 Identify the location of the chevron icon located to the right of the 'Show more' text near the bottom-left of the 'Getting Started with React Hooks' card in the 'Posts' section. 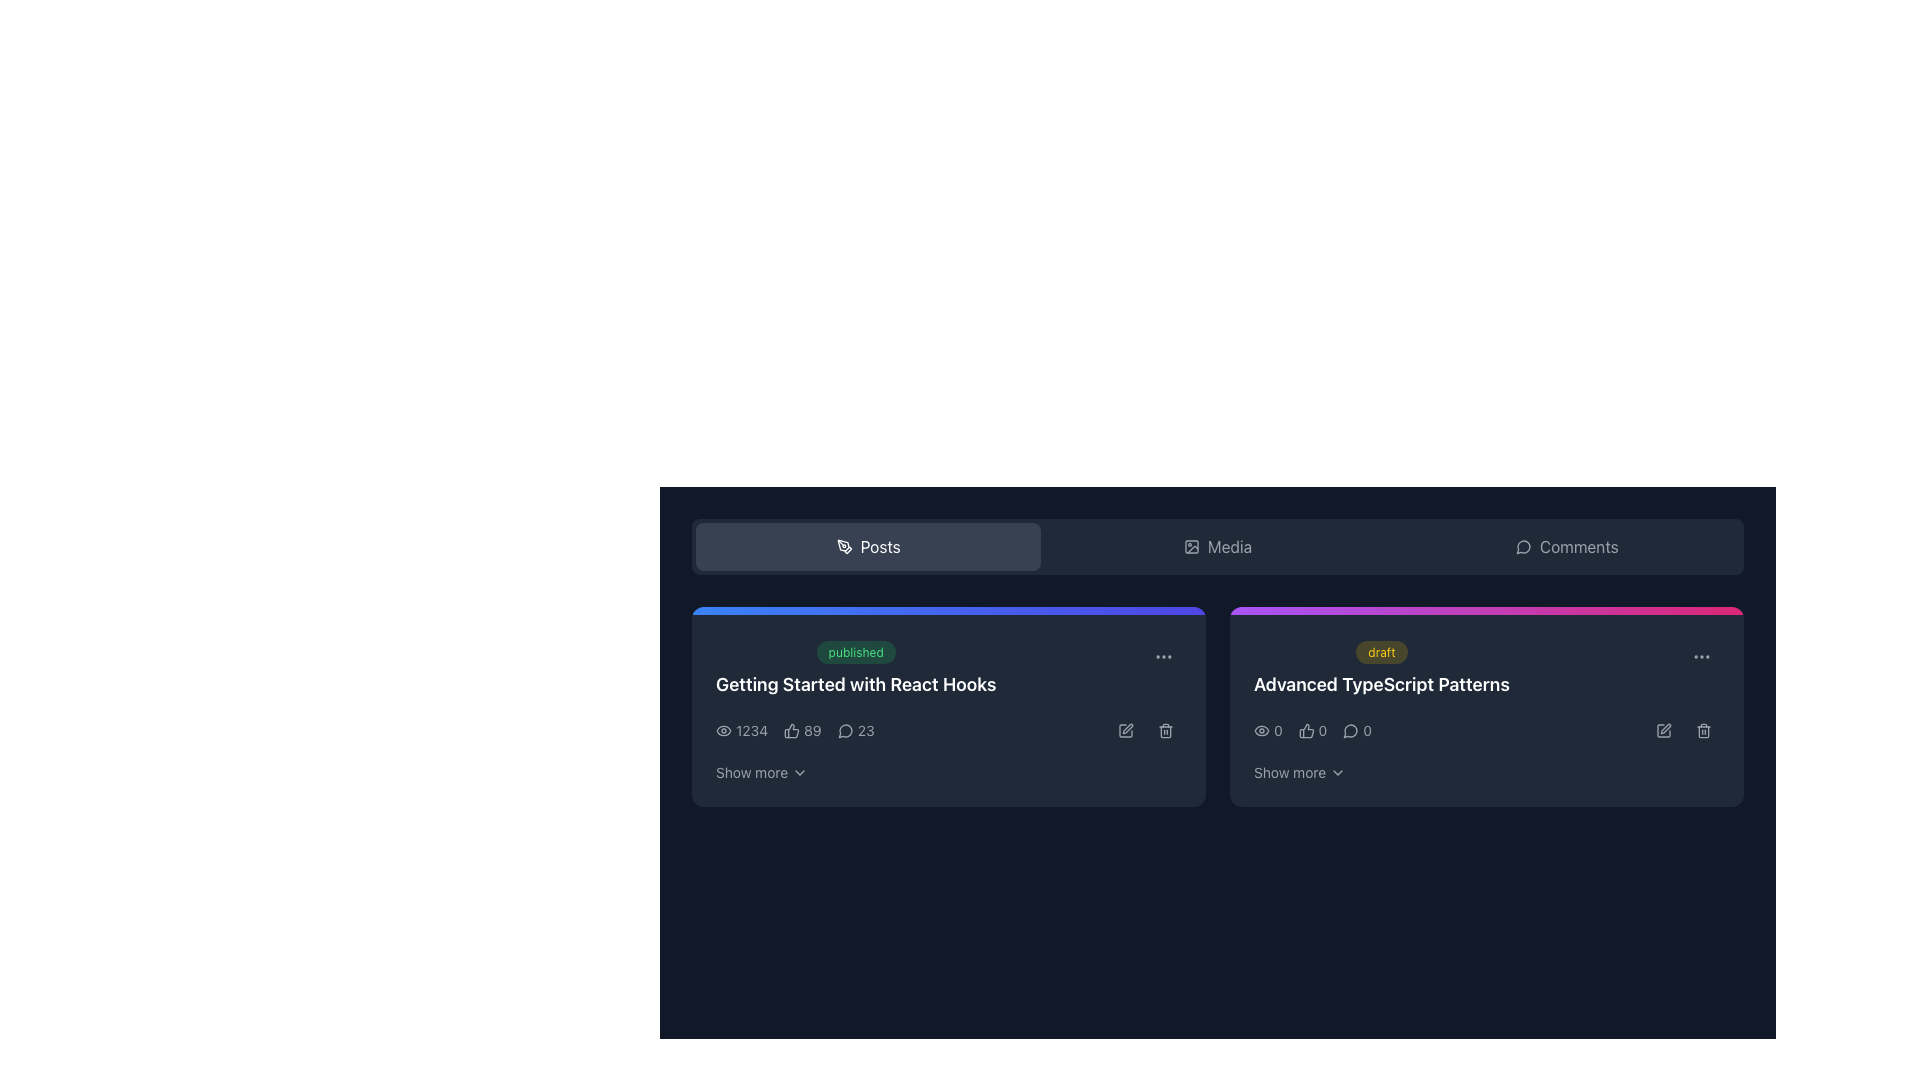
(800, 771).